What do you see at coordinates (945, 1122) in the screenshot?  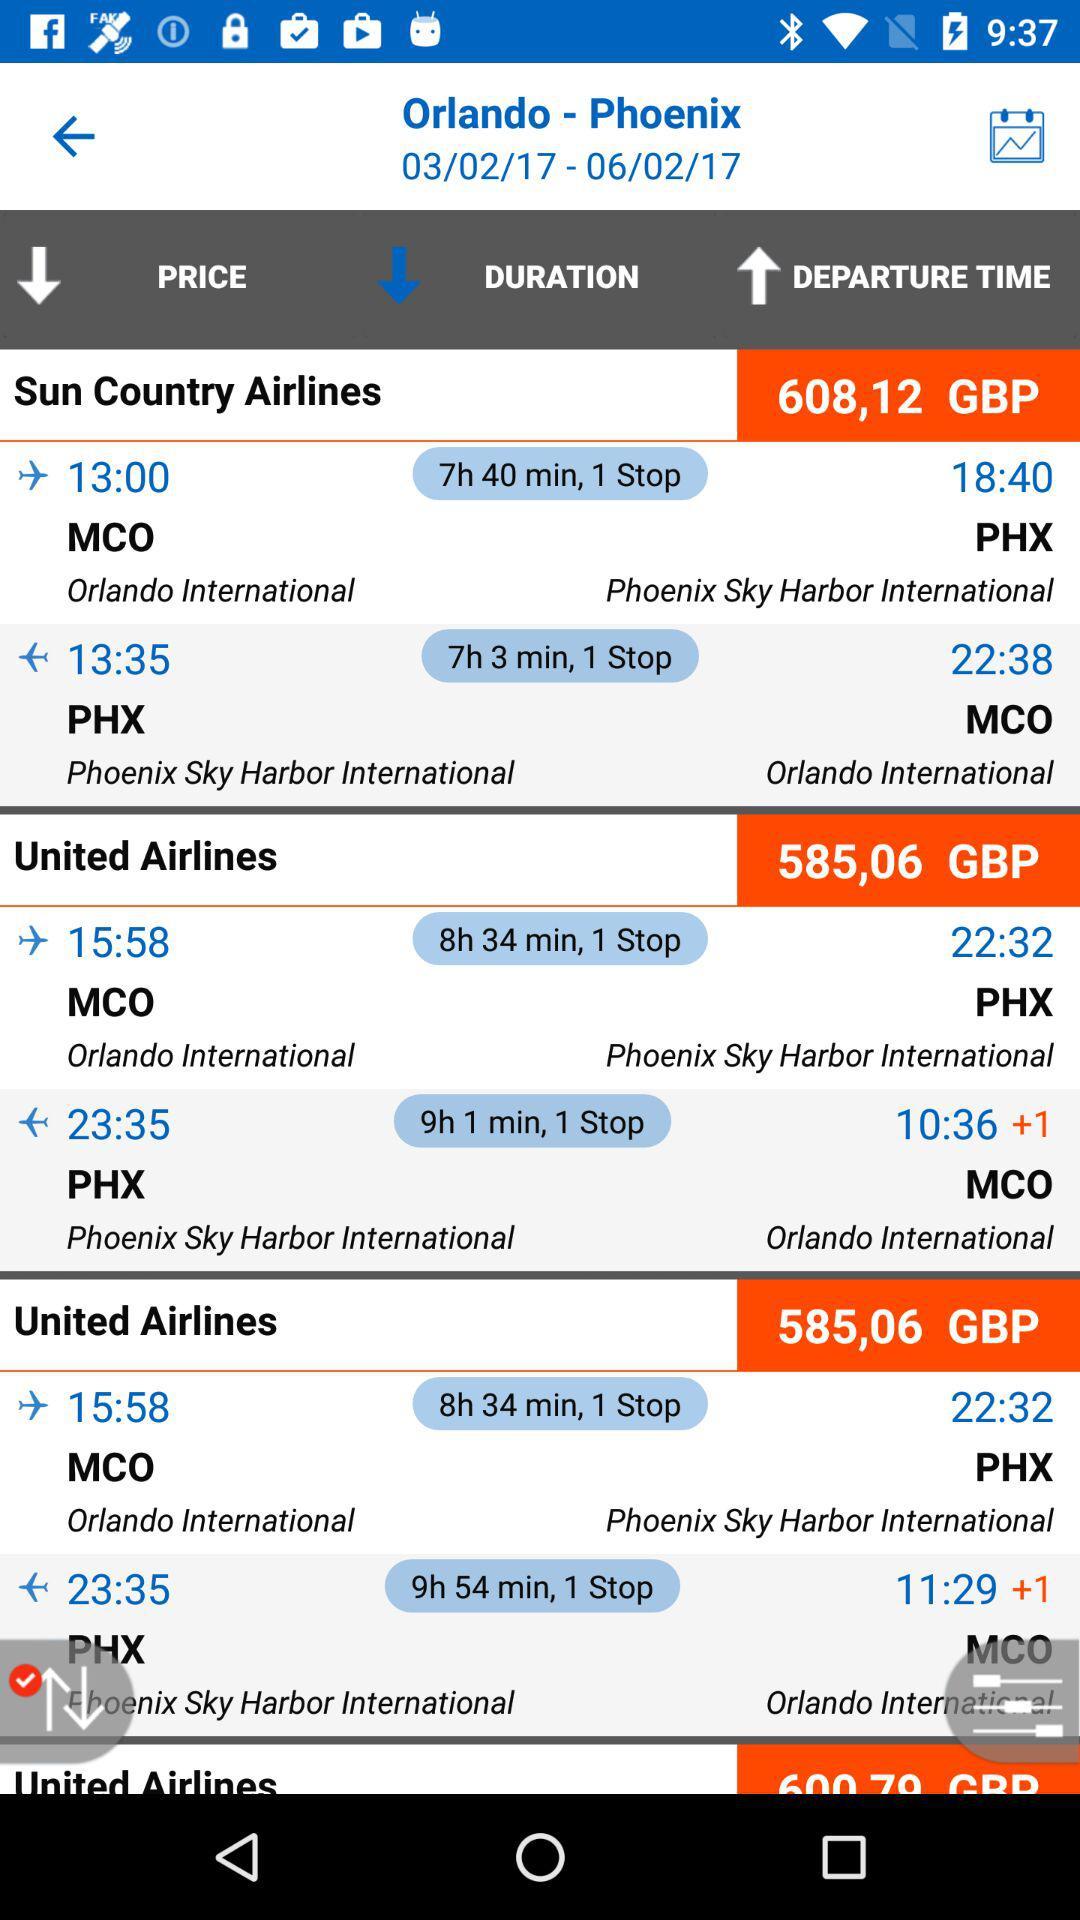 I see `item next to 9h 1 min item` at bounding box center [945, 1122].